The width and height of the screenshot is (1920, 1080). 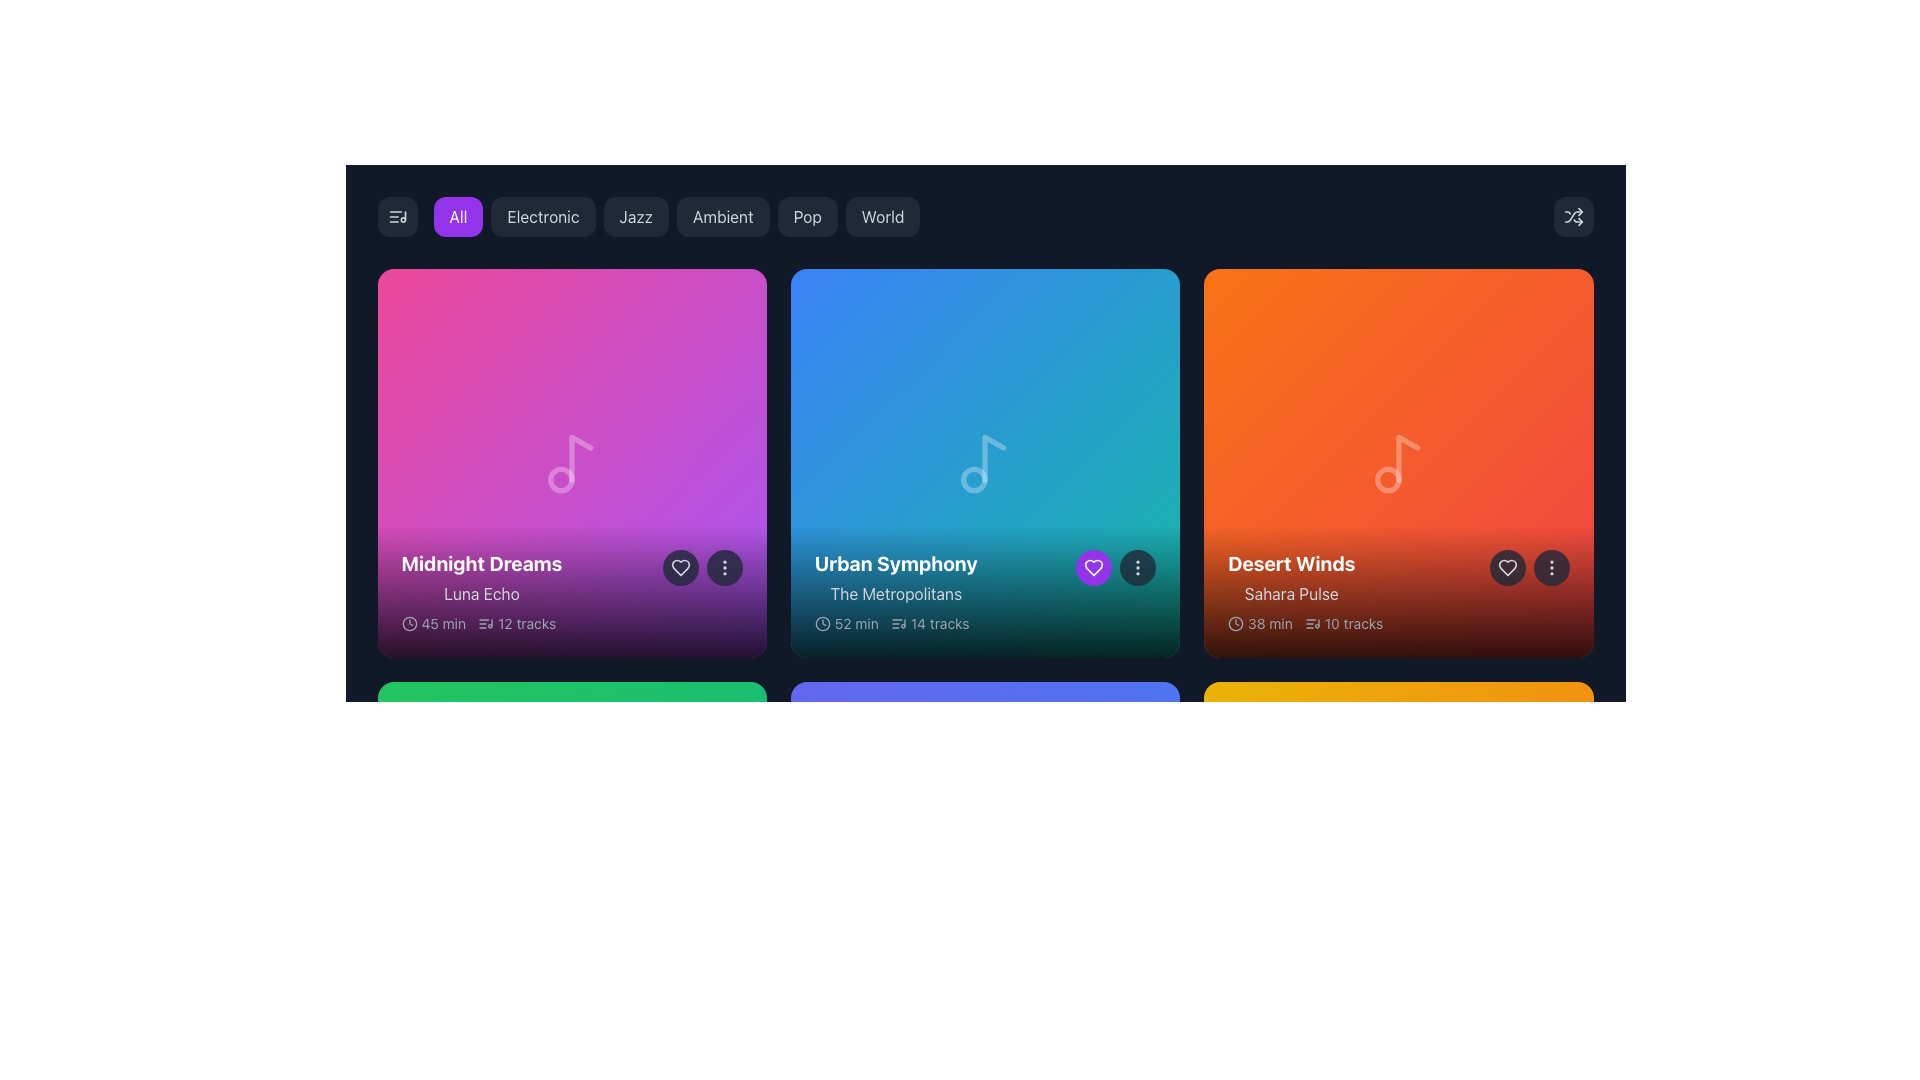 What do you see at coordinates (543, 216) in the screenshot?
I see `the 'Electronic' filter button, which is the second button in a horizontal list of category filters located at the top of the content area` at bounding box center [543, 216].